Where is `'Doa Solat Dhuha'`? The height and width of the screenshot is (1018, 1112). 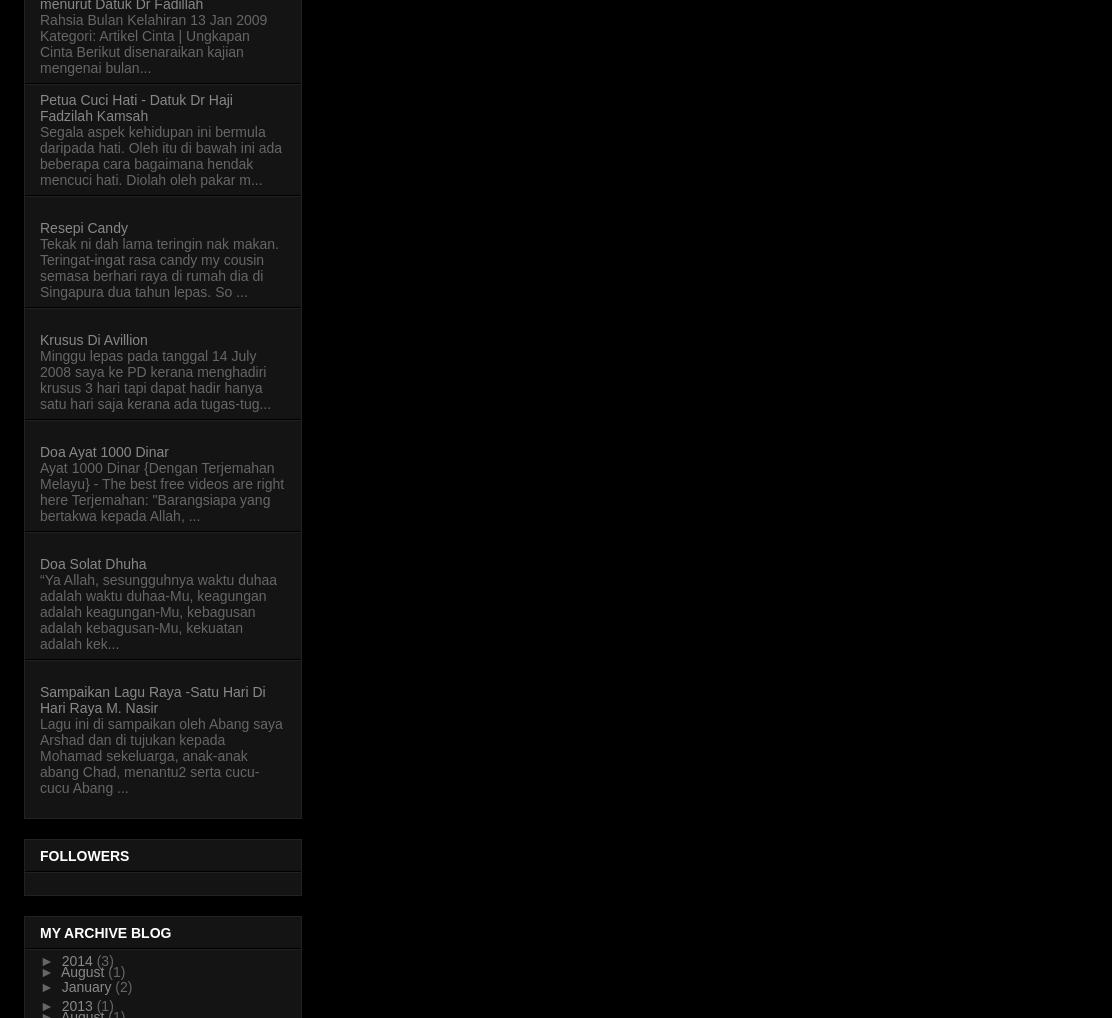 'Doa Solat Dhuha' is located at coordinates (91, 562).